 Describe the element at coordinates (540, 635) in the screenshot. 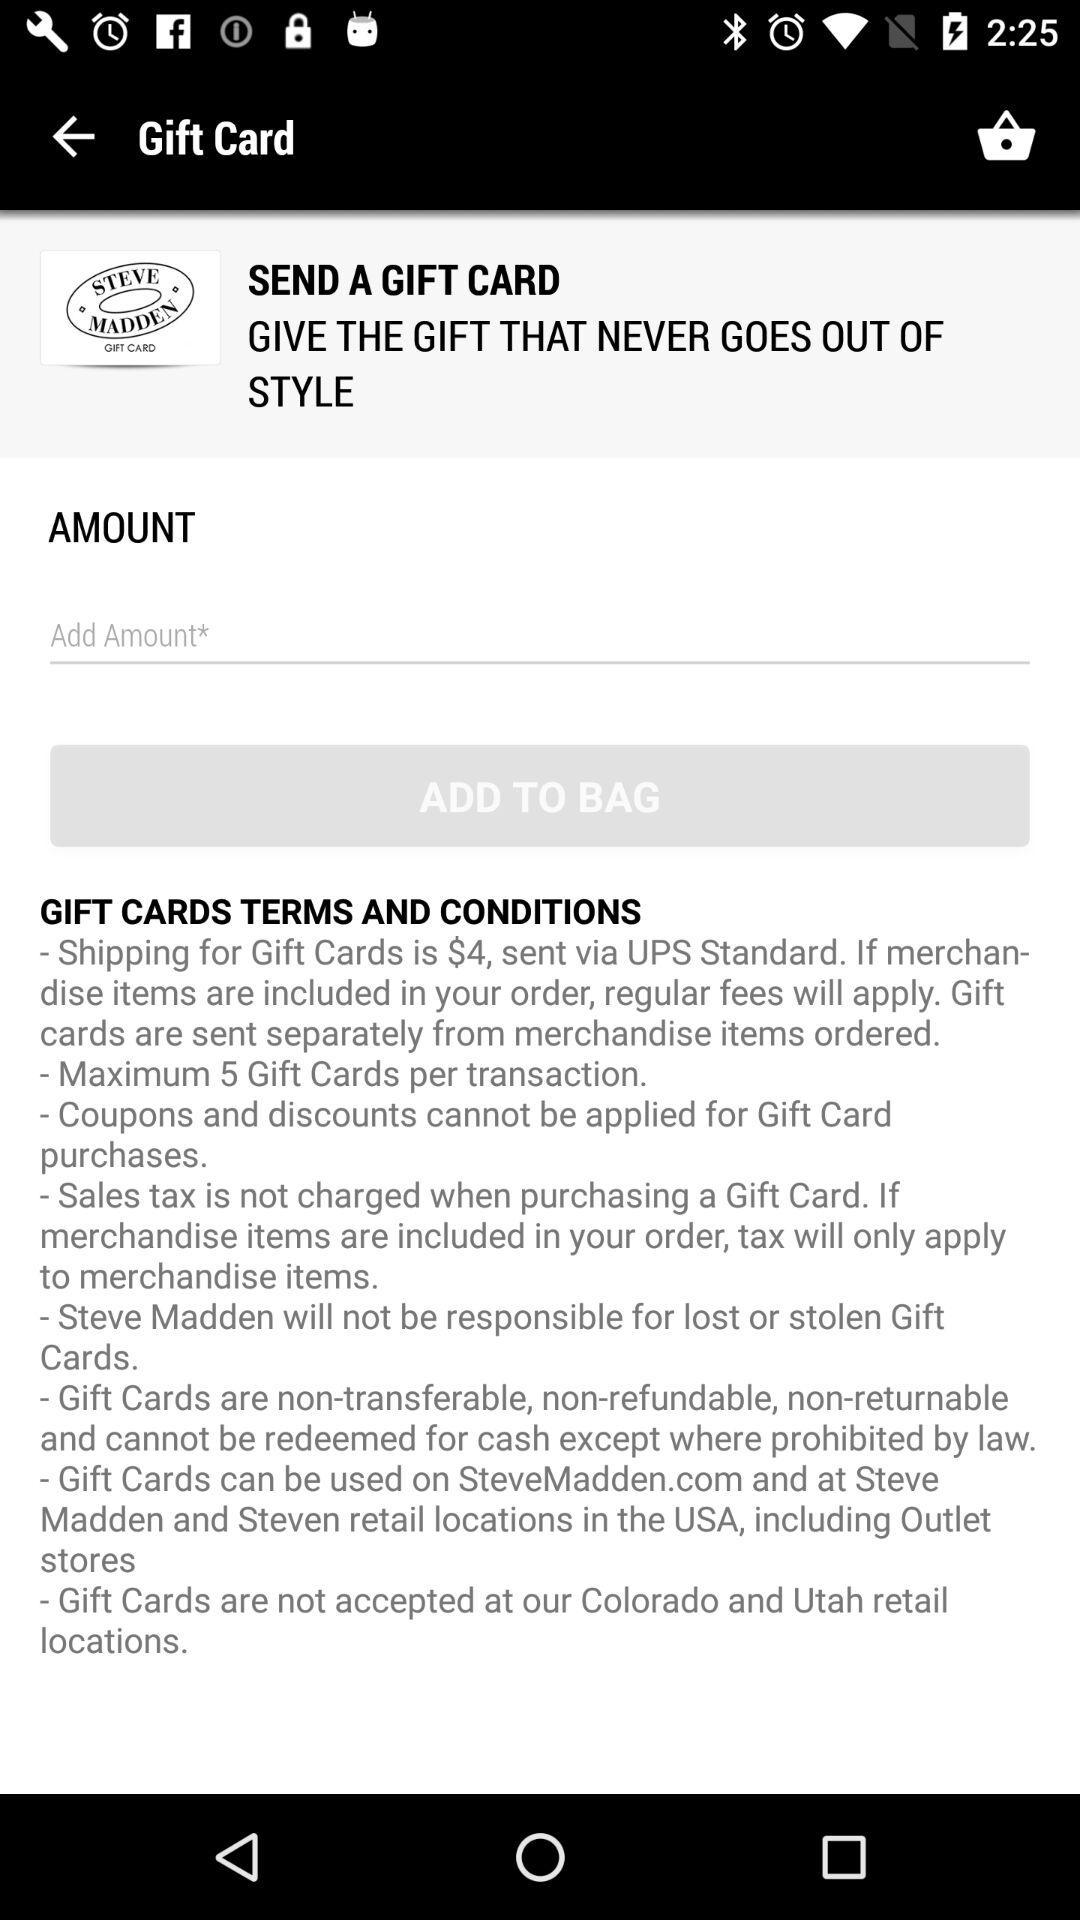

I see `the item above the add to bag icon` at that location.